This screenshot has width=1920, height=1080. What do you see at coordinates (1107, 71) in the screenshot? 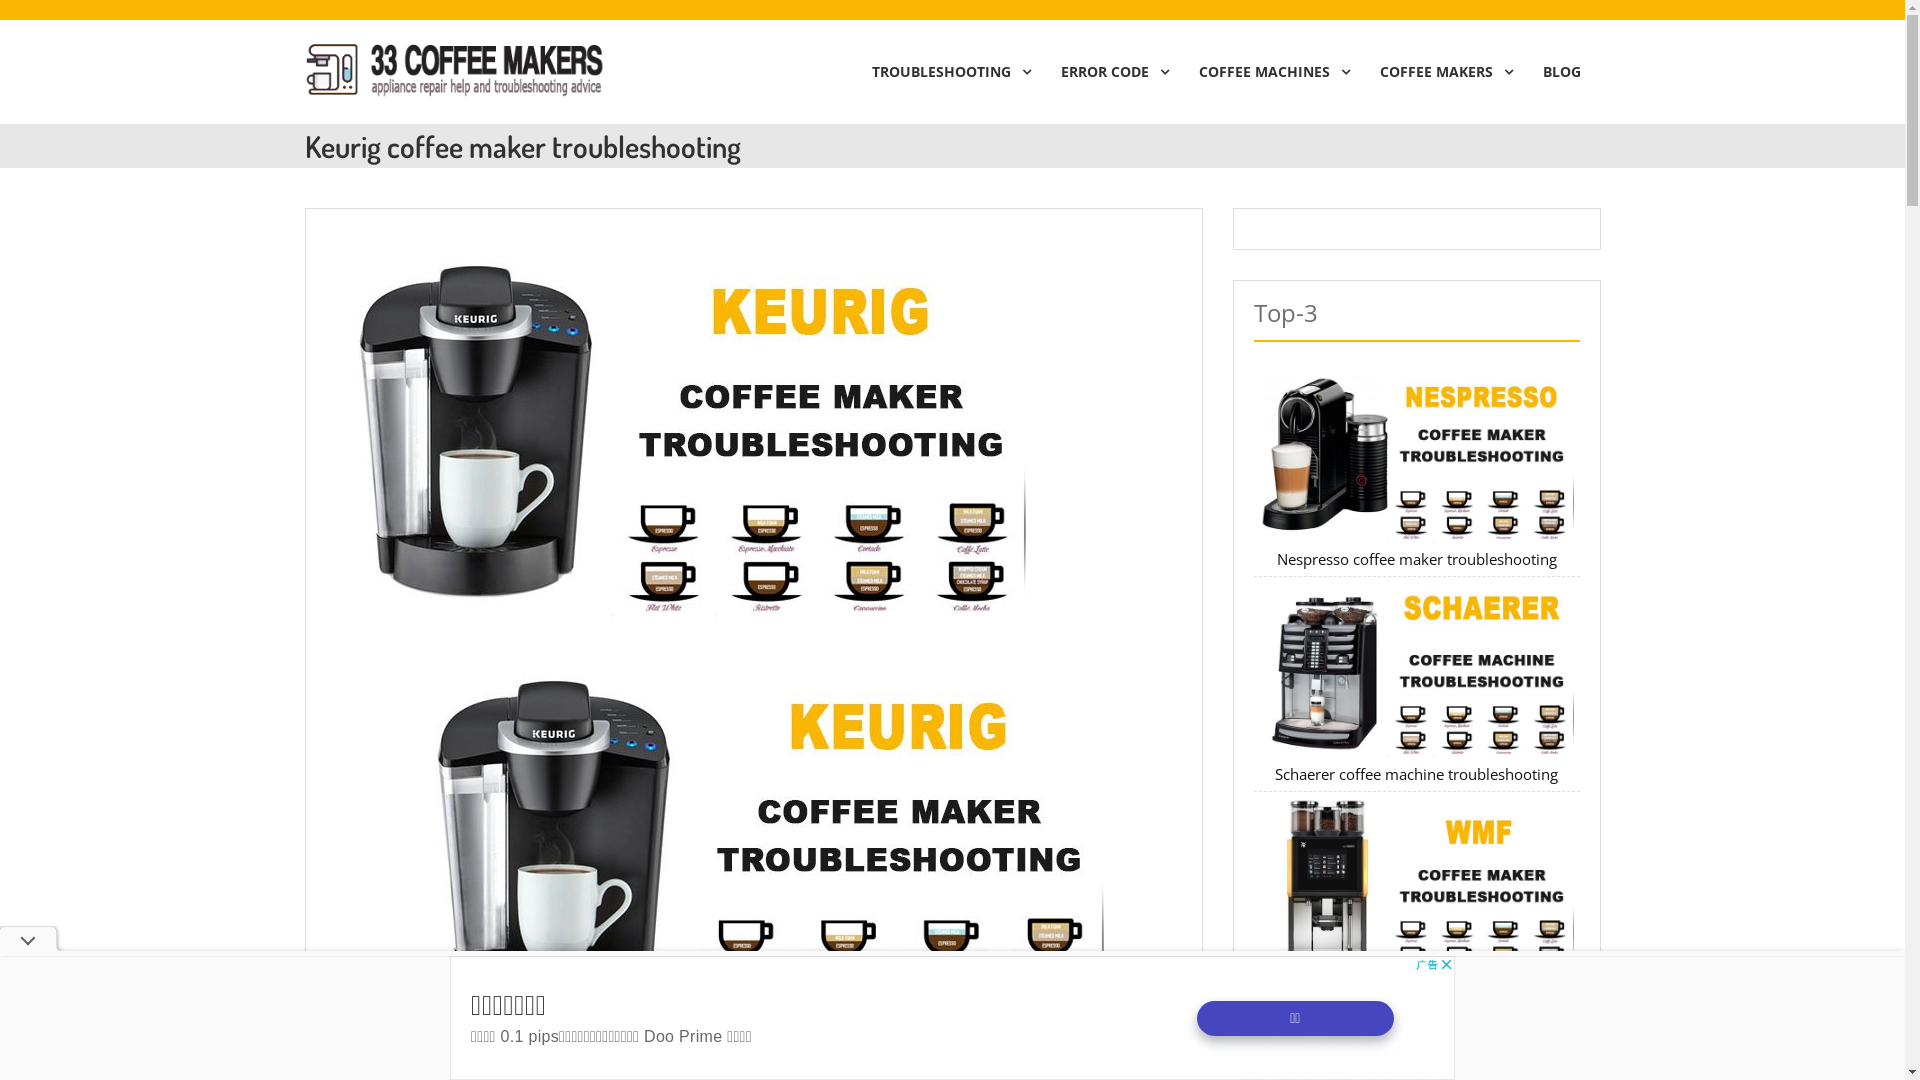
I see `'ERROR CODE'` at bounding box center [1107, 71].